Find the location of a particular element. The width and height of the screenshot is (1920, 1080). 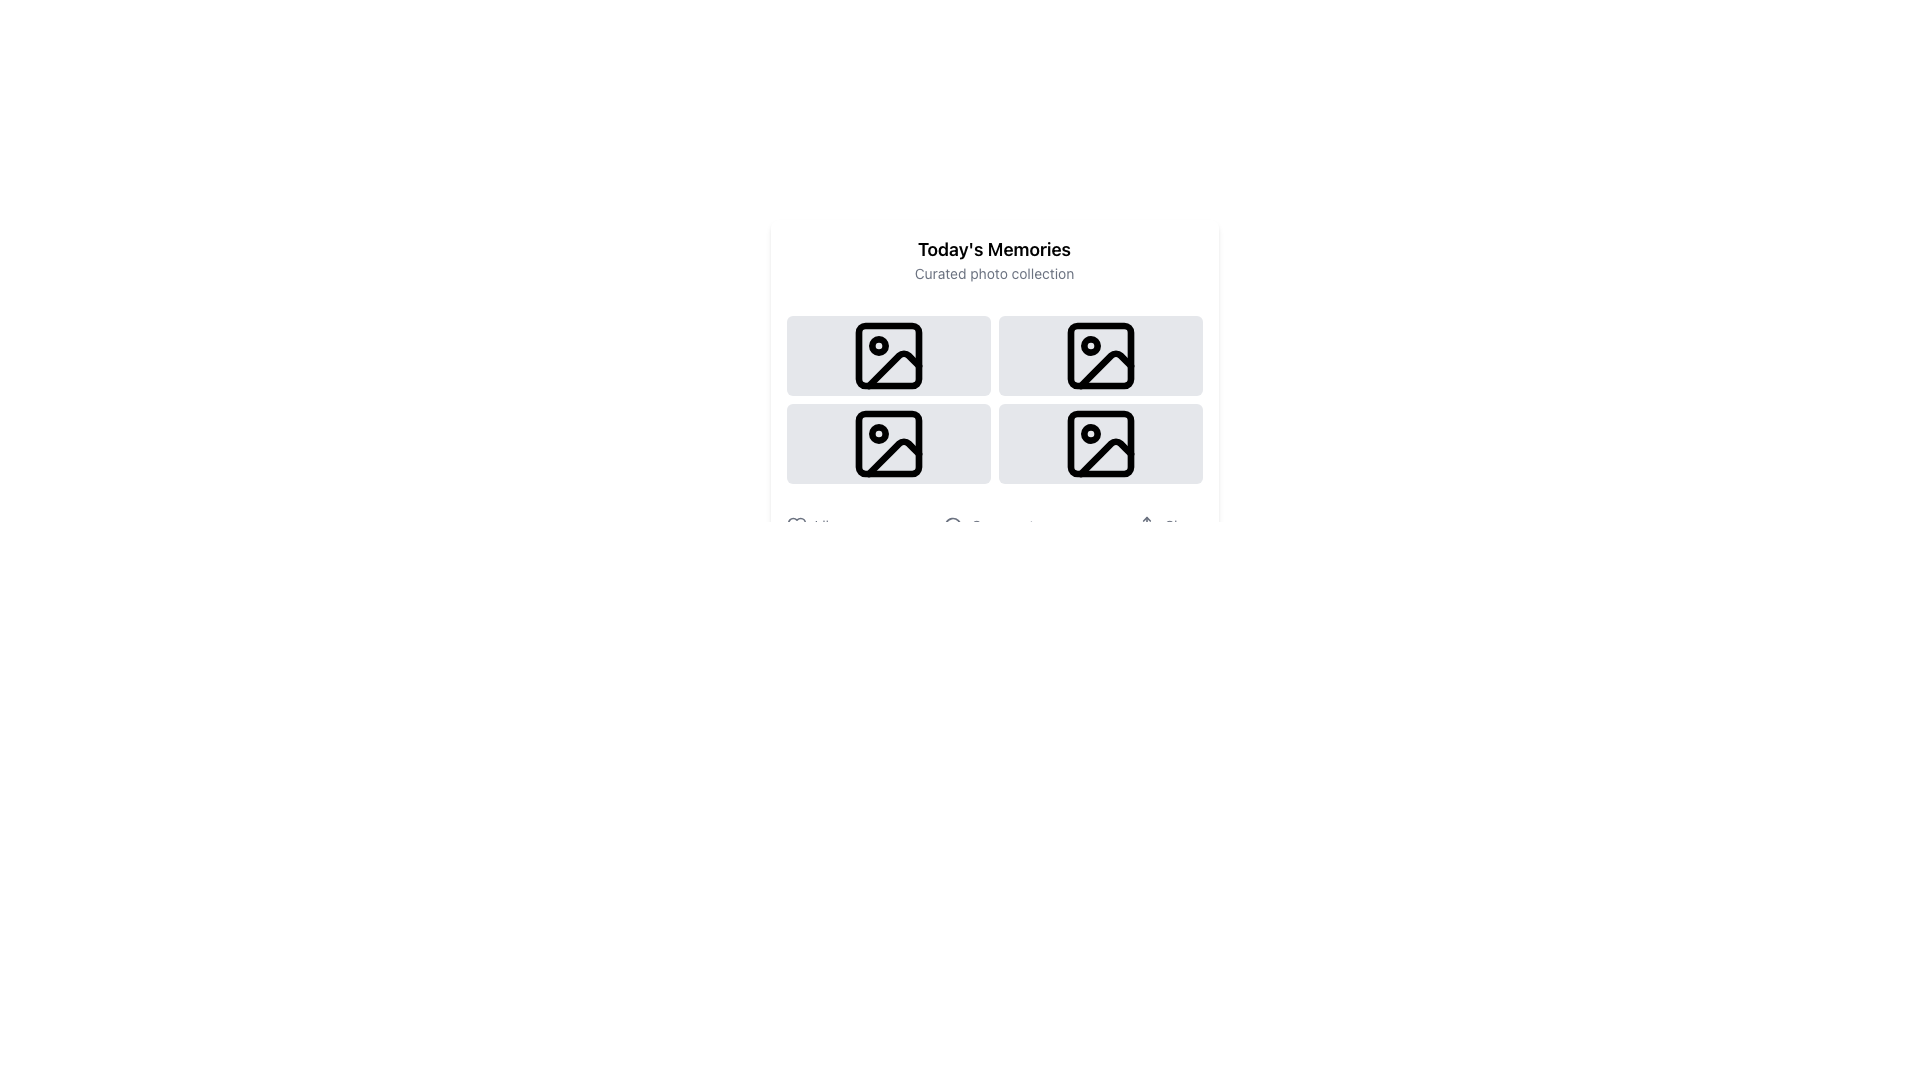

the heart icon located in the lower-left part of the interface, adjacent to other interactive elements in the 'Today's Memories' photo collection is located at coordinates (795, 524).